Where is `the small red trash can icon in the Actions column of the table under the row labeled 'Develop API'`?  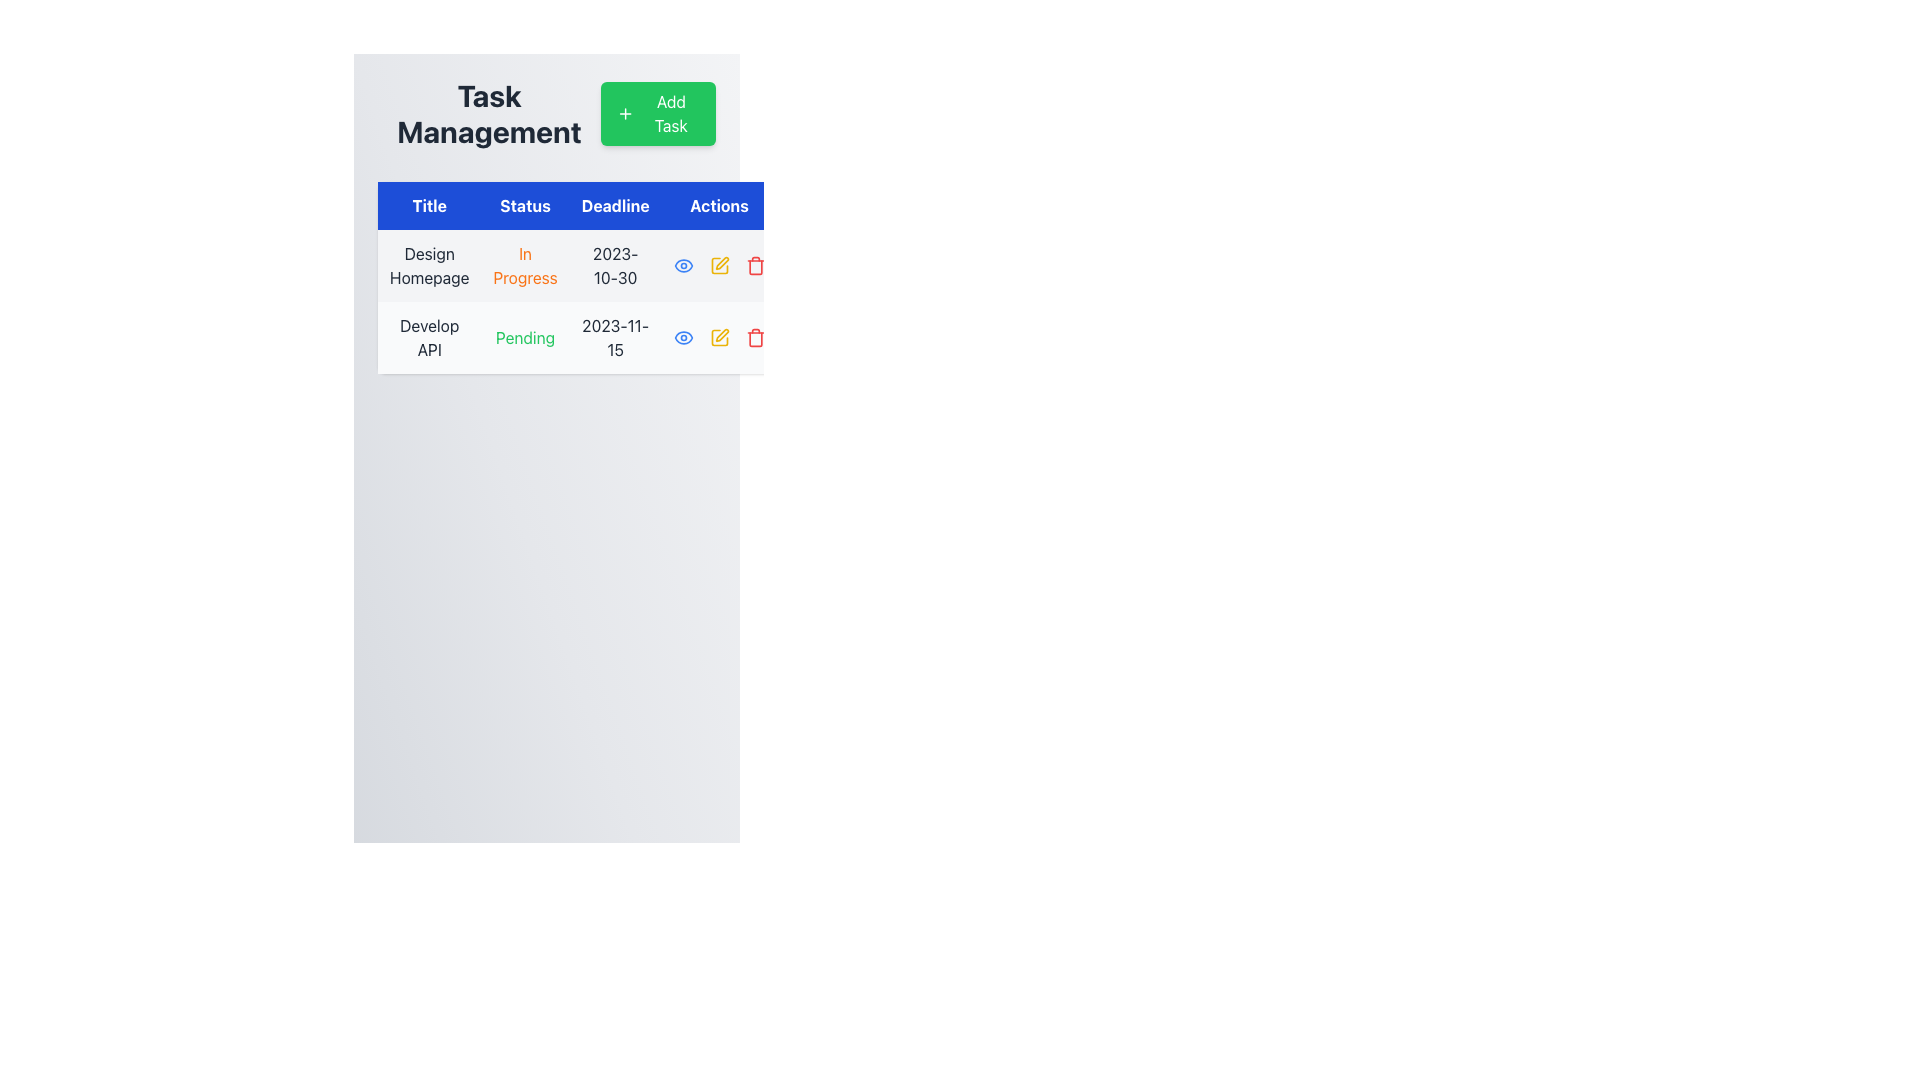 the small red trash can icon in the Actions column of the table under the row labeled 'Develop API' is located at coordinates (754, 265).